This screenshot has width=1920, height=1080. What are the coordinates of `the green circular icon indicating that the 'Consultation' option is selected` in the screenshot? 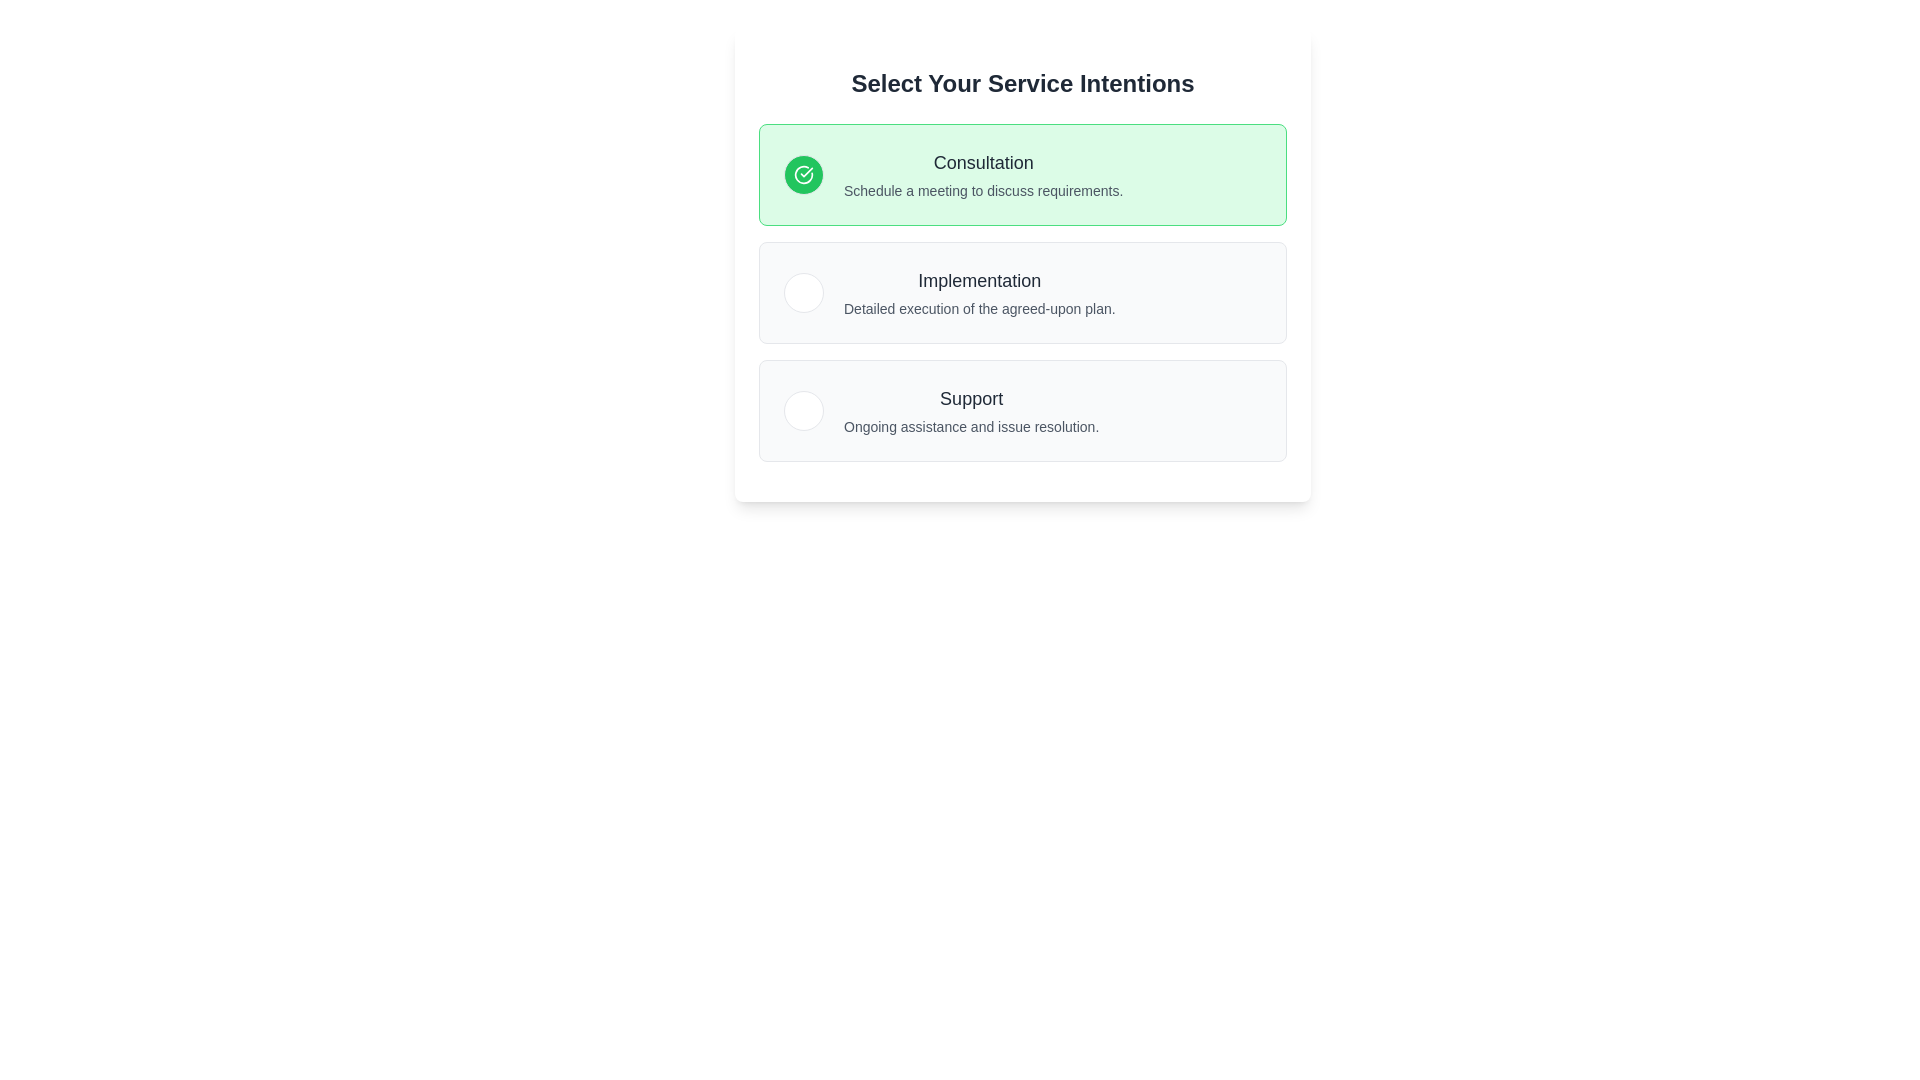 It's located at (804, 173).